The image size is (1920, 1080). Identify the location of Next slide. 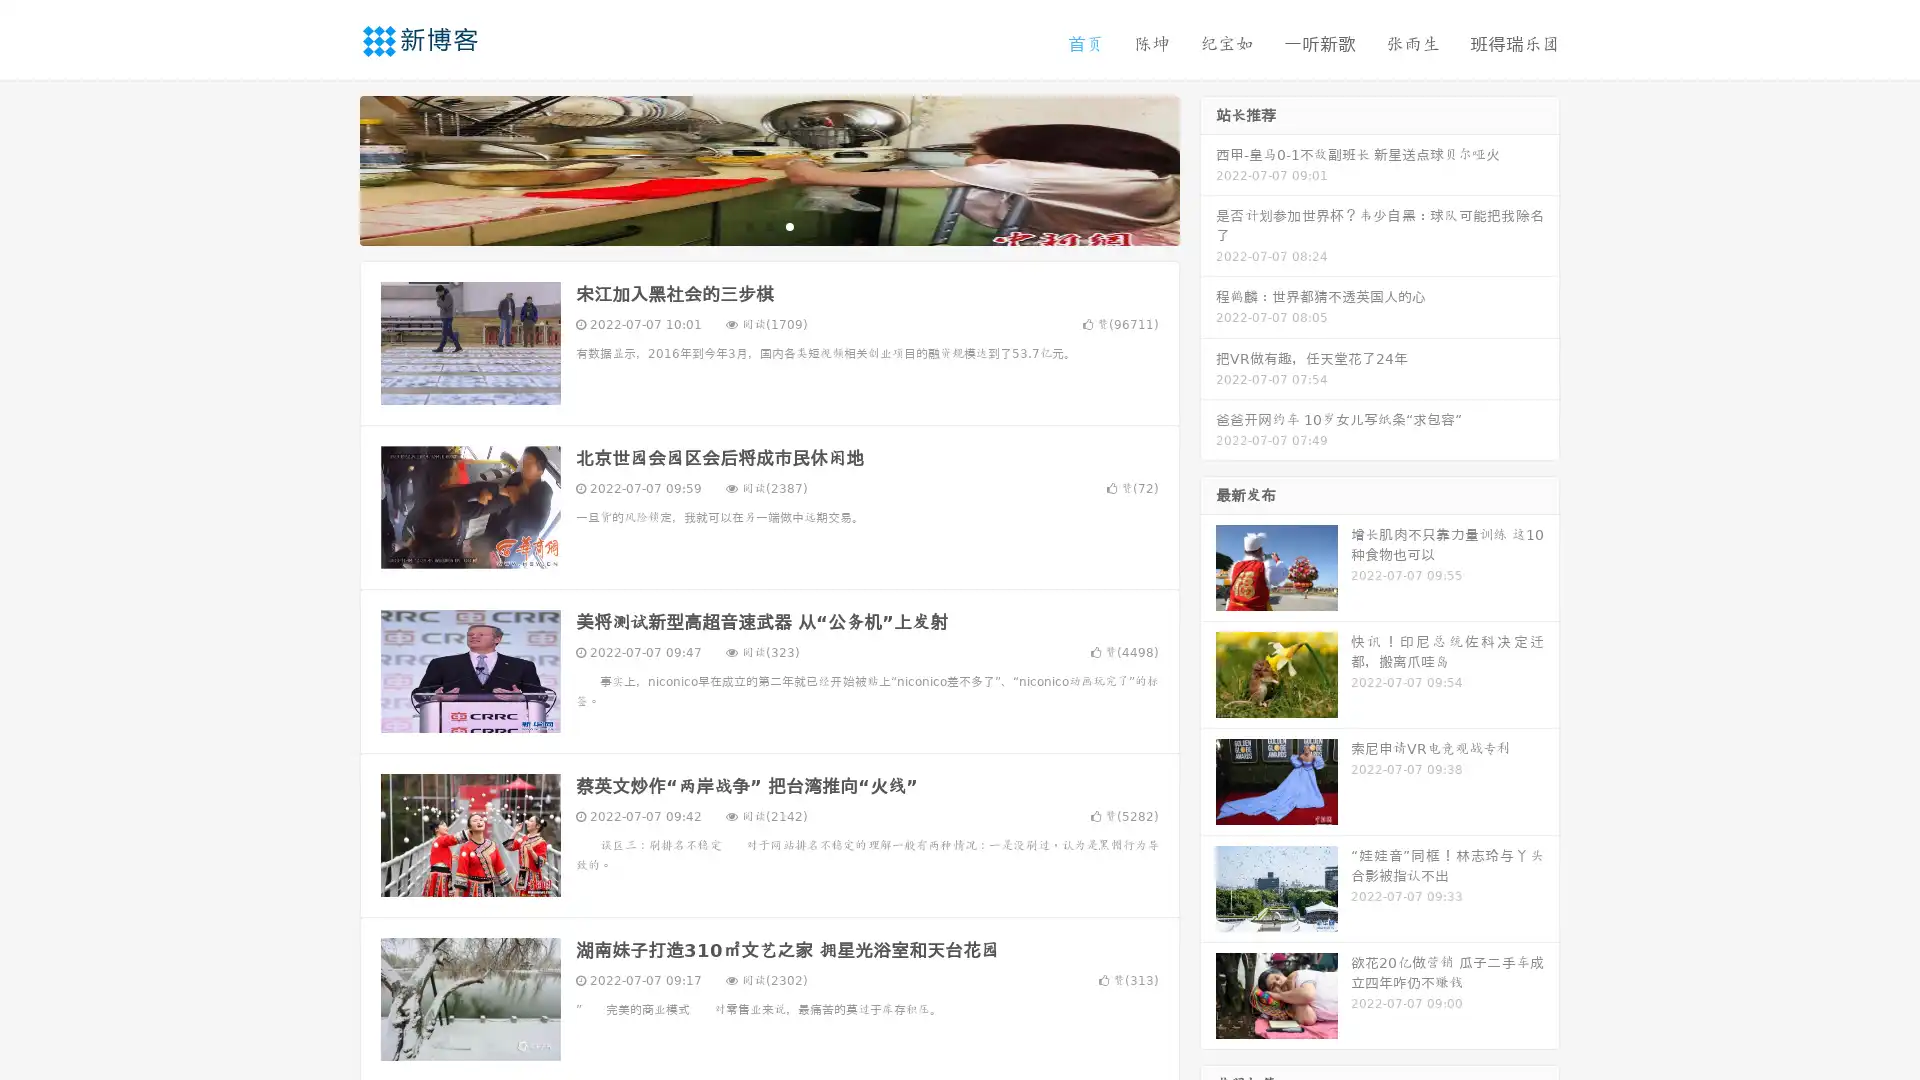
(1208, 168).